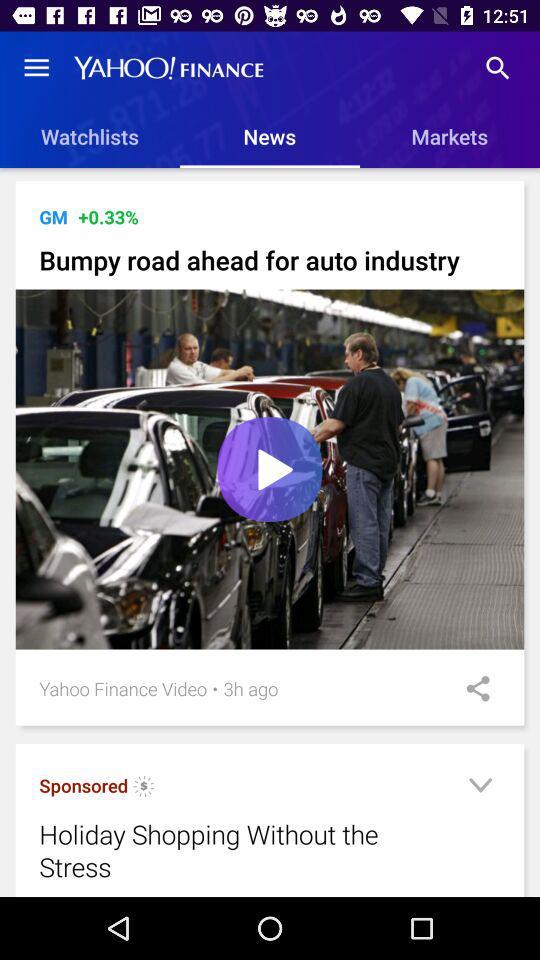  Describe the element at coordinates (82, 785) in the screenshot. I see `icon above holiday shopping without icon` at that location.